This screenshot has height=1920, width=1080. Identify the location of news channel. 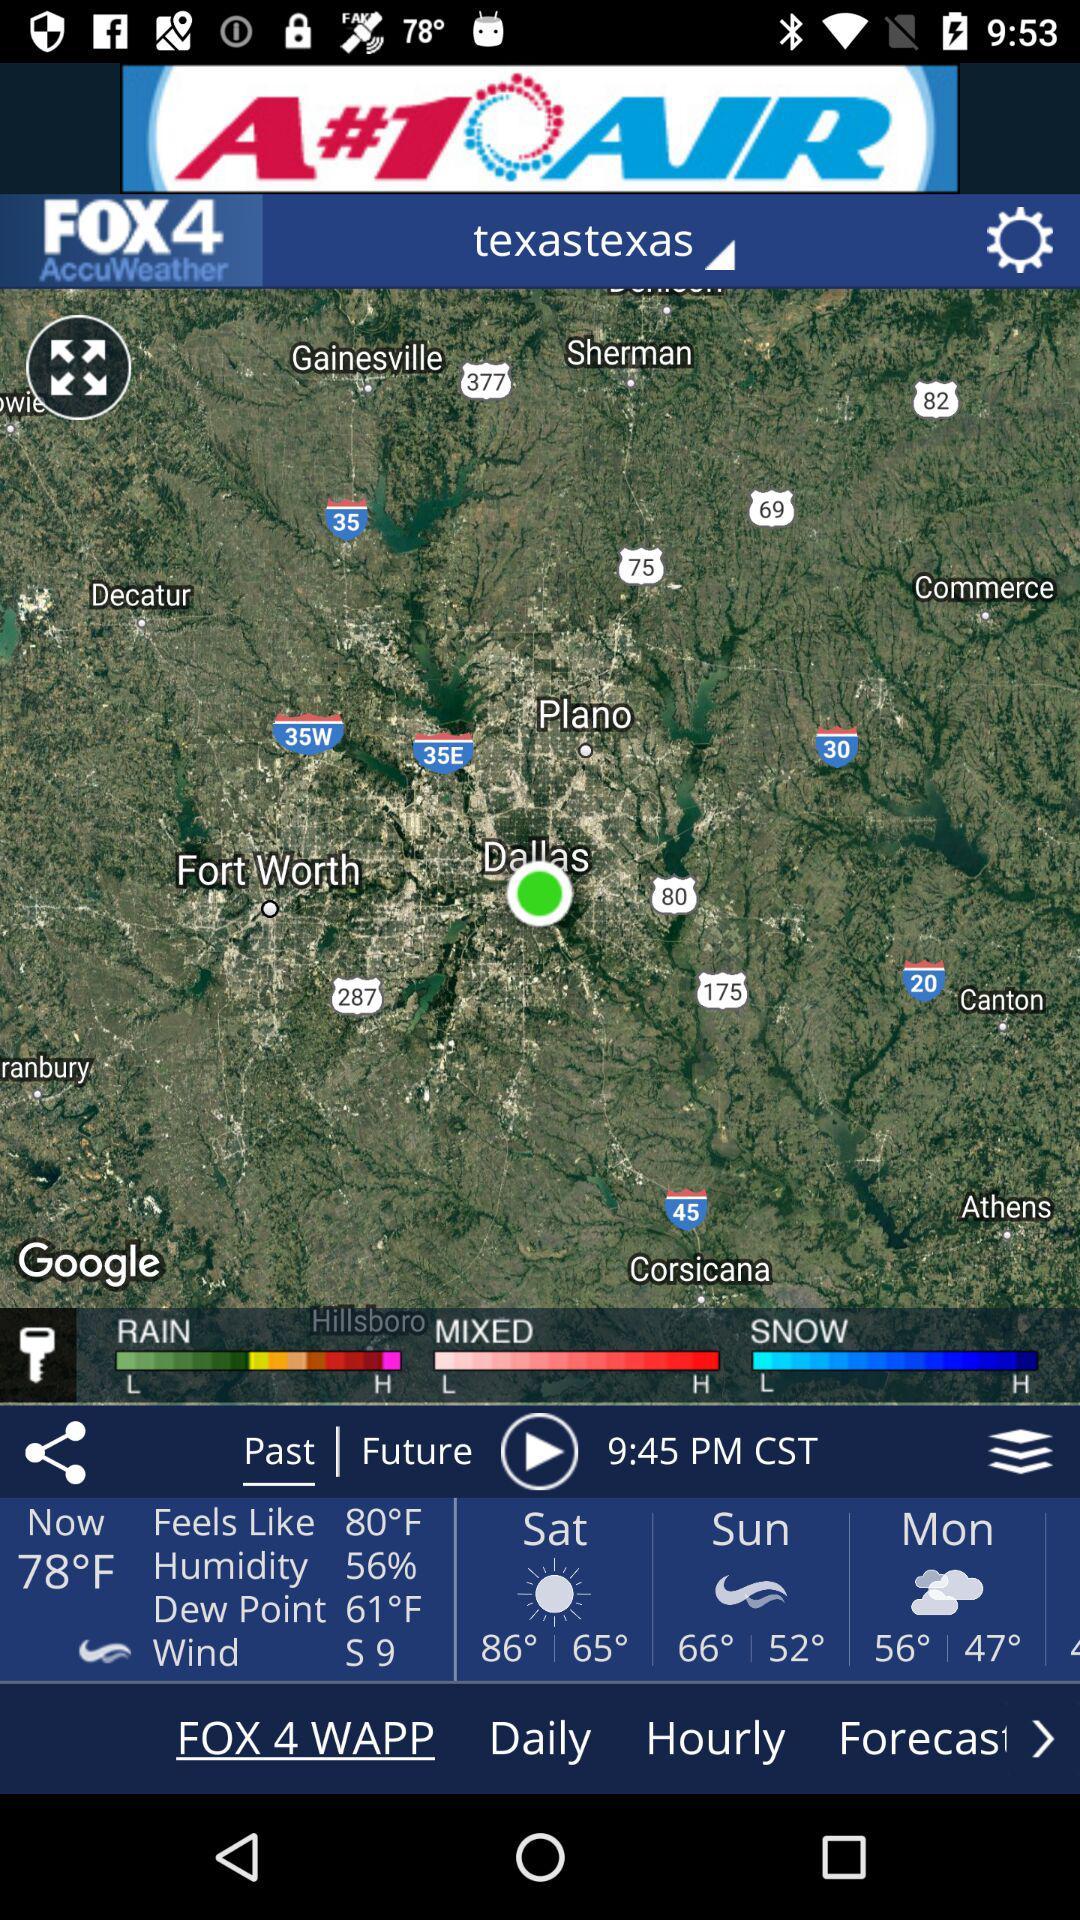
(131, 240).